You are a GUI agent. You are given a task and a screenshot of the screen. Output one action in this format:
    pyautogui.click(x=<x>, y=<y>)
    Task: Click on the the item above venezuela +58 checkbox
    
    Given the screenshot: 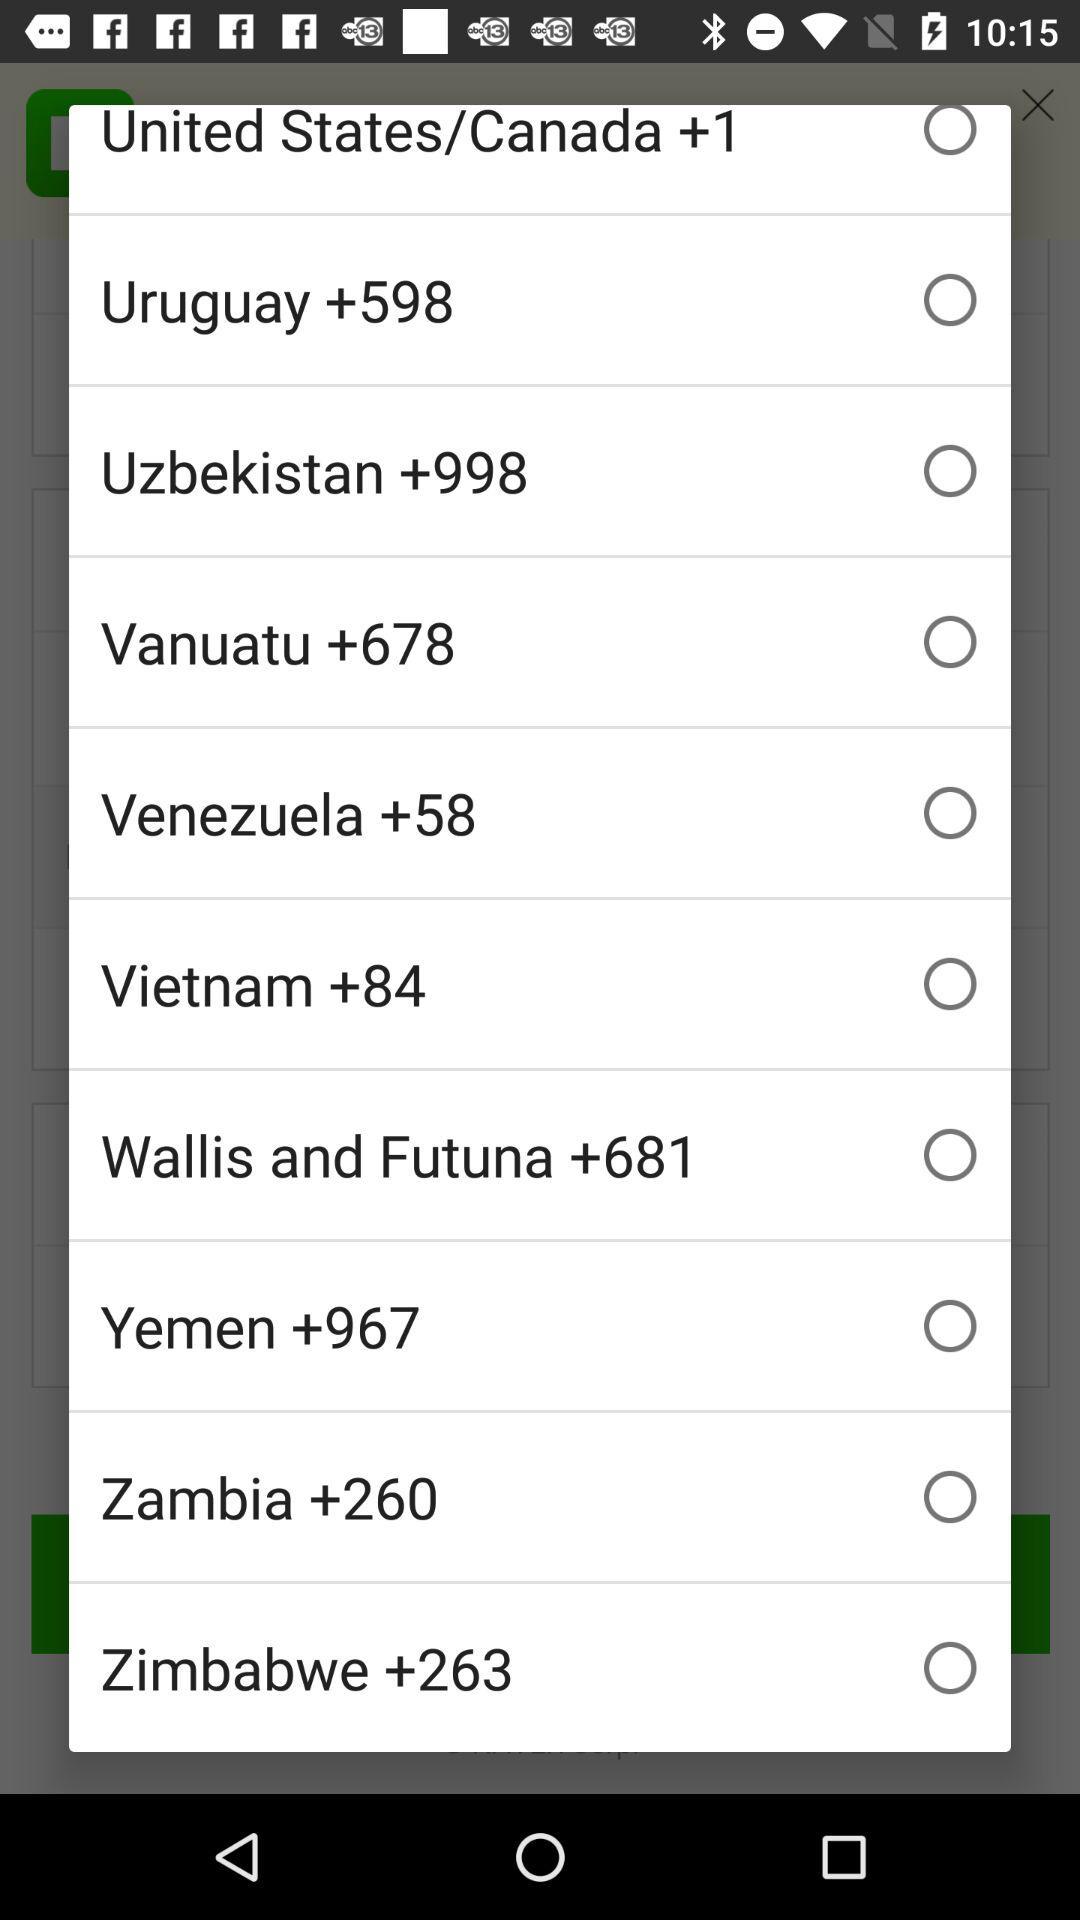 What is the action you would take?
    pyautogui.click(x=540, y=642)
    